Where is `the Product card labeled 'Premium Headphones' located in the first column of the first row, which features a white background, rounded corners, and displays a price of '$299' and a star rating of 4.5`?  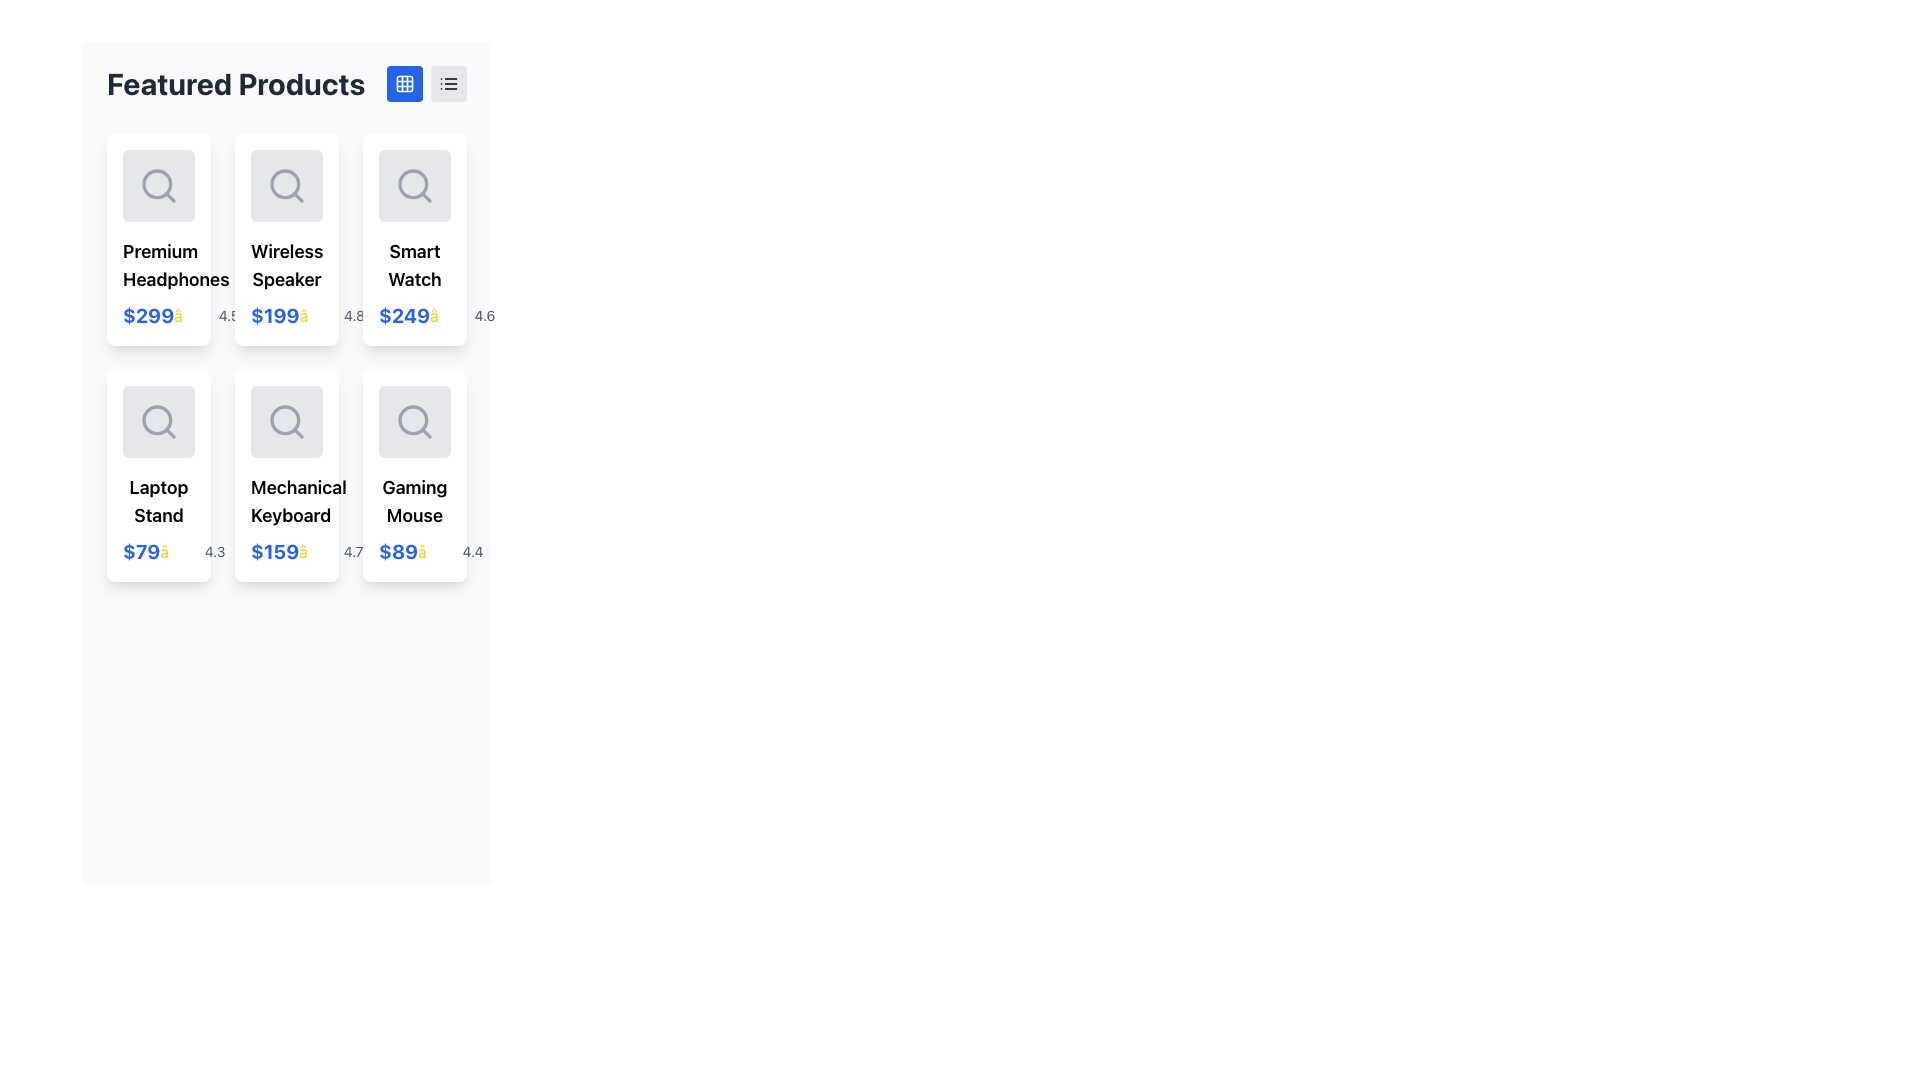 the Product card labeled 'Premium Headphones' located in the first column of the first row, which features a white background, rounded corners, and displays a price of '$299' and a star rating of 4.5 is located at coordinates (157, 238).